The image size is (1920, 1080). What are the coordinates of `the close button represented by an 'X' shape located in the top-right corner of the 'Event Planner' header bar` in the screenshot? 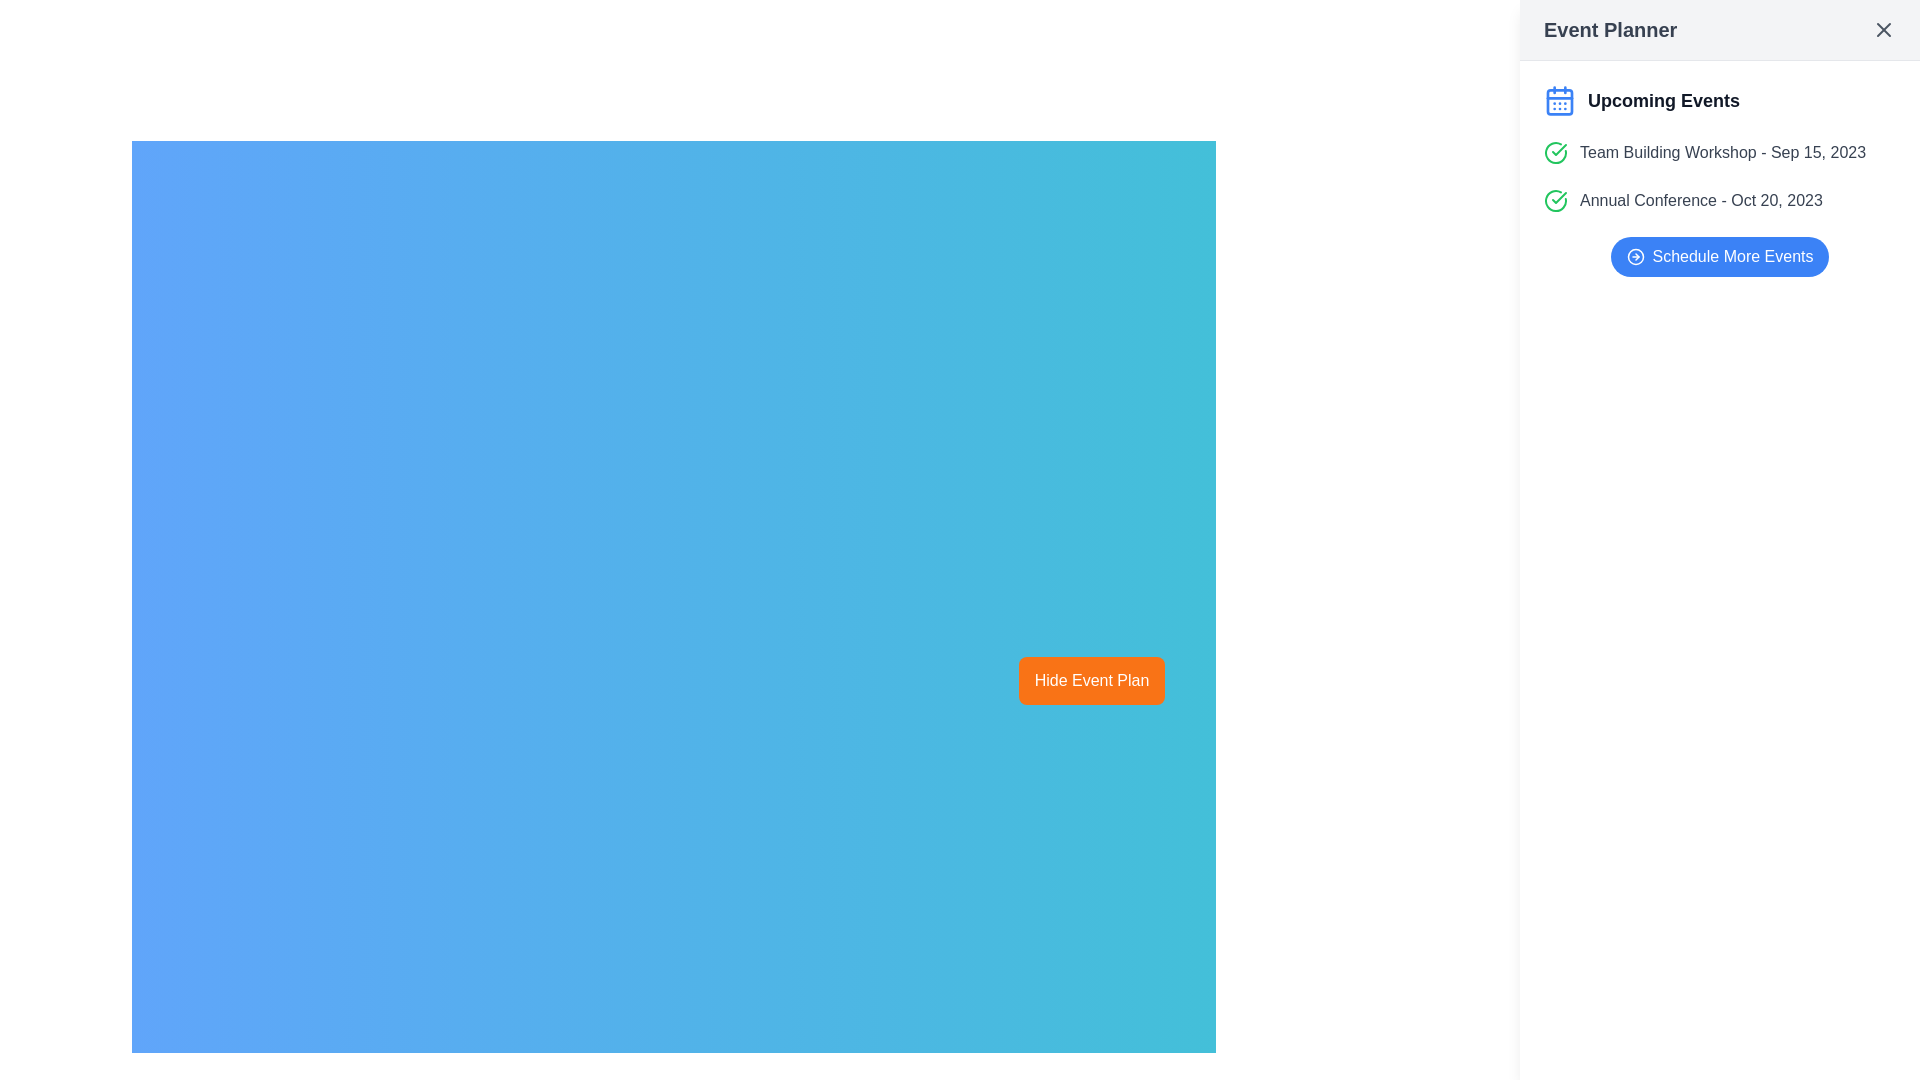 It's located at (1882, 30).